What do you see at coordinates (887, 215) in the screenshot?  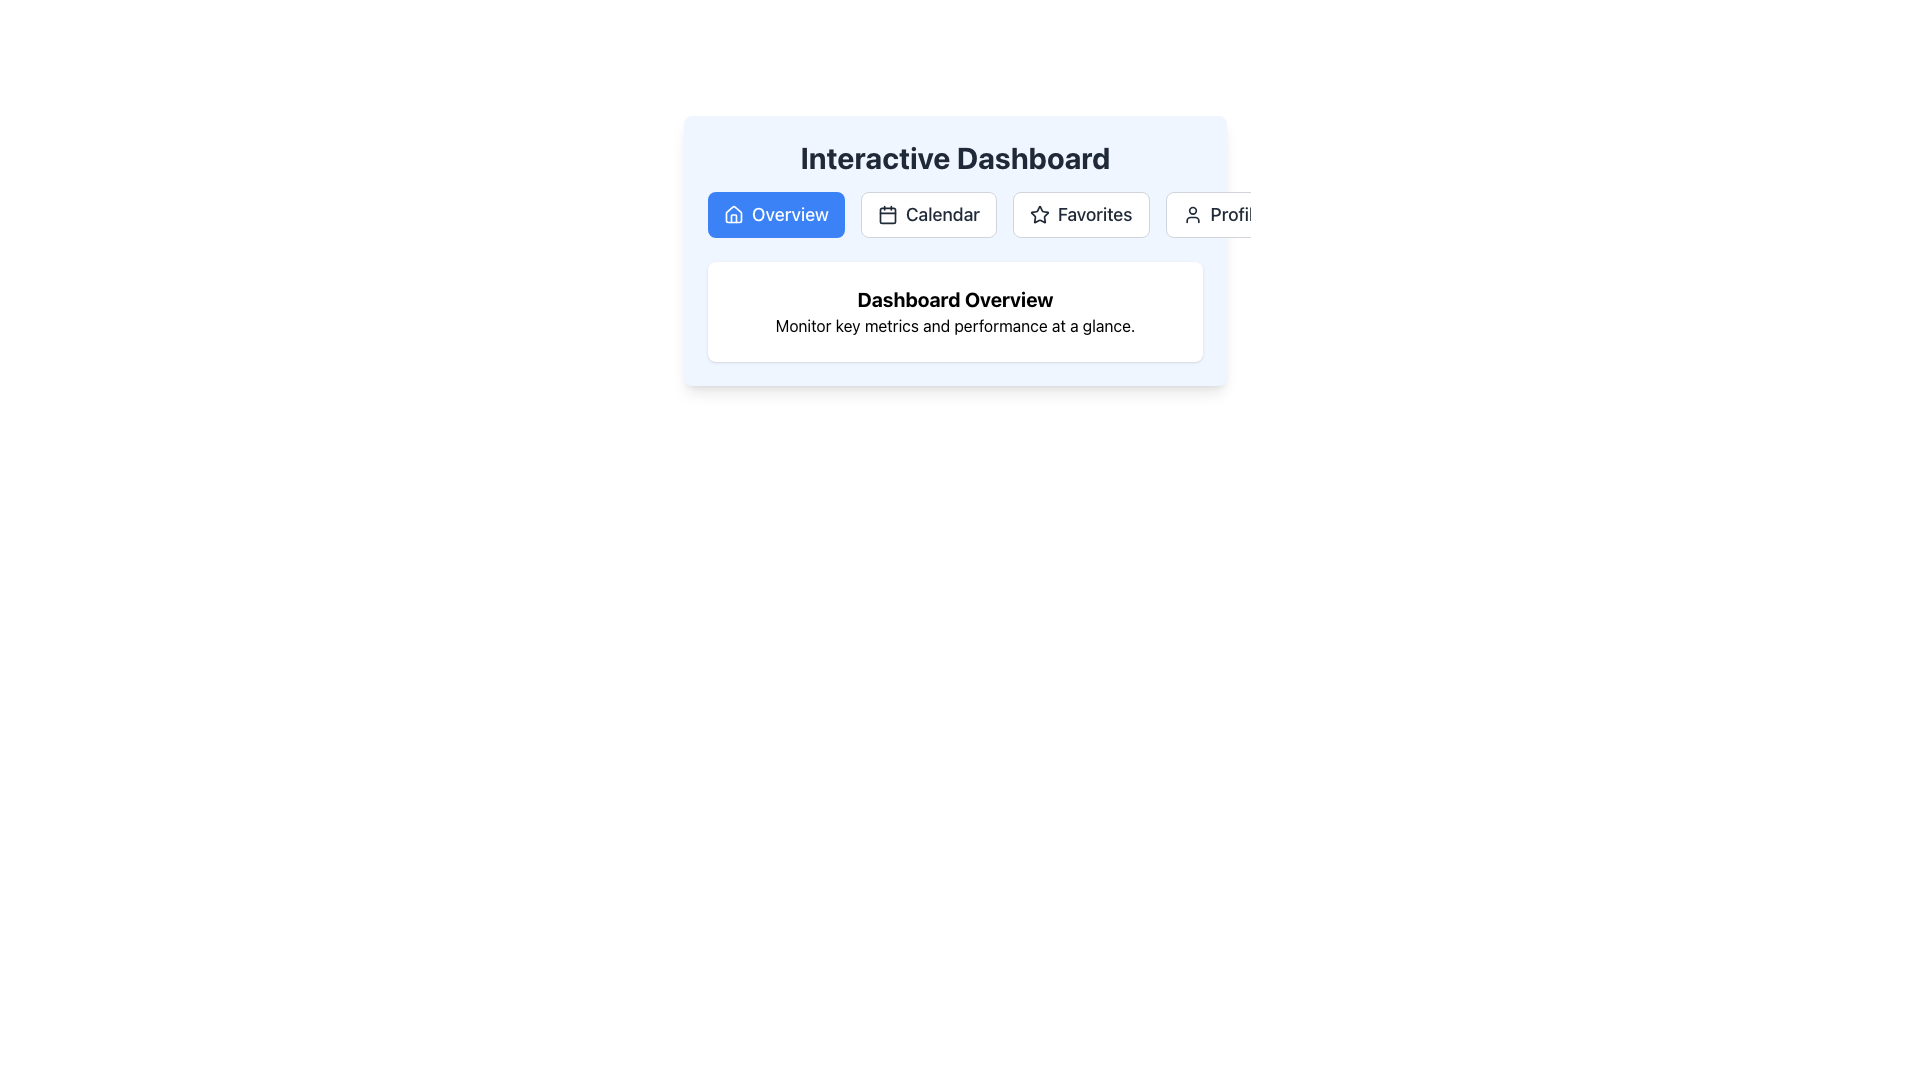 I see `the 'Calendar' navigation button icon` at bounding box center [887, 215].